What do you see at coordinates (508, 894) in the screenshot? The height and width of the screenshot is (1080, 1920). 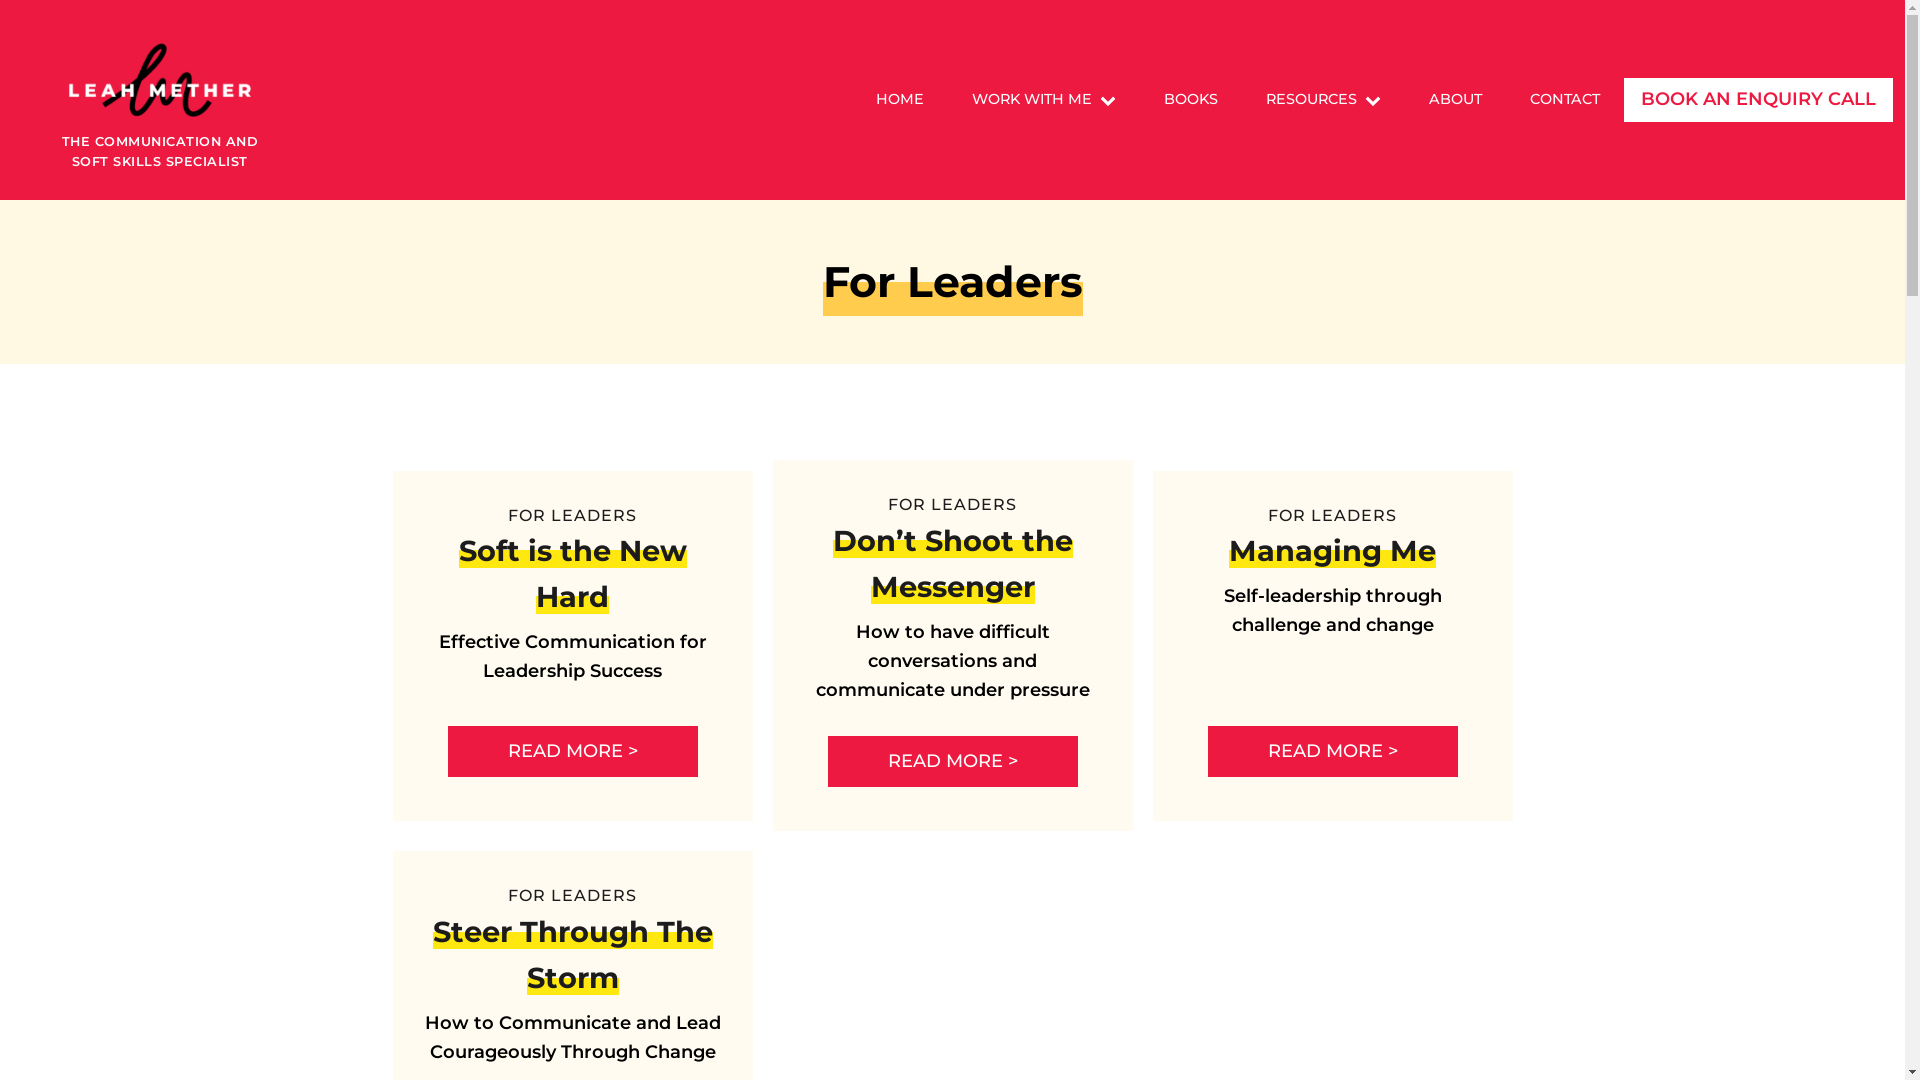 I see `'FOR LEADERS'` at bounding box center [508, 894].